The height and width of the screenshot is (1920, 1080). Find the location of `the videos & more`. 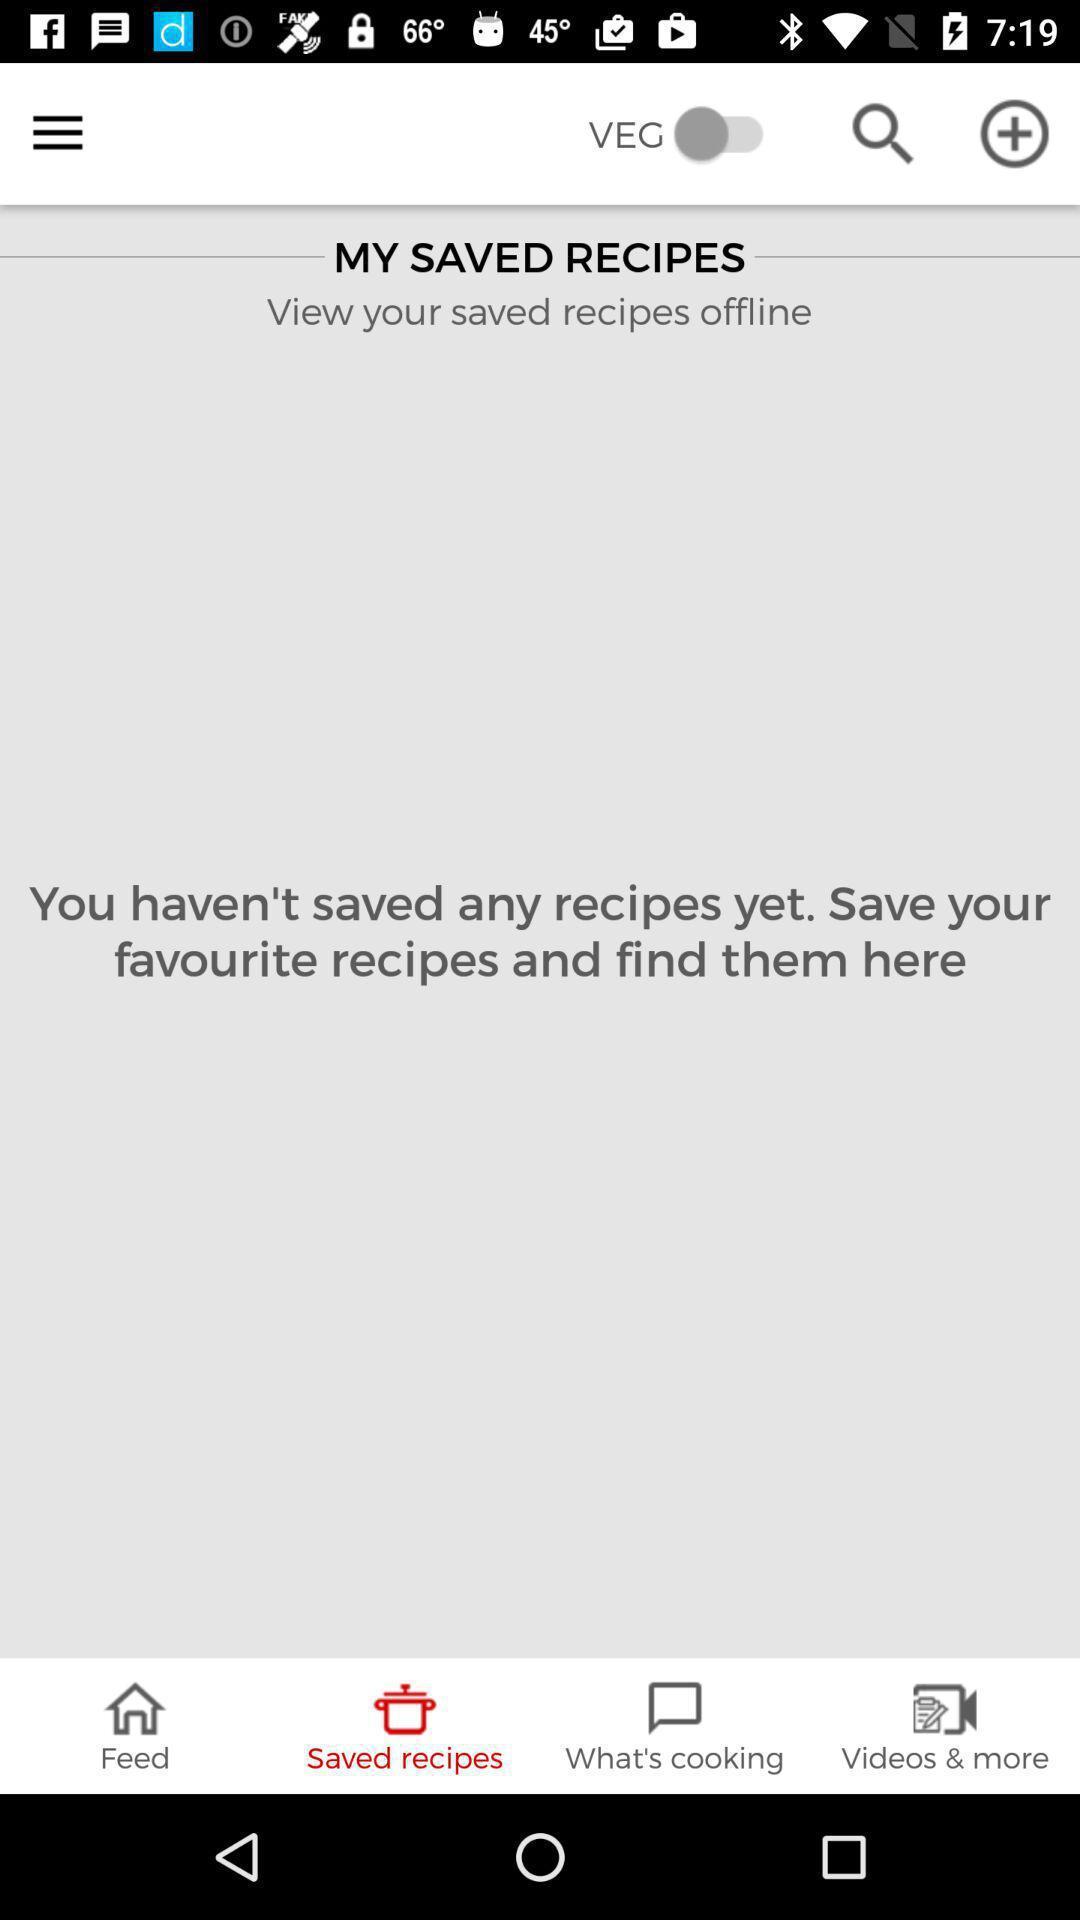

the videos & more is located at coordinates (945, 1725).